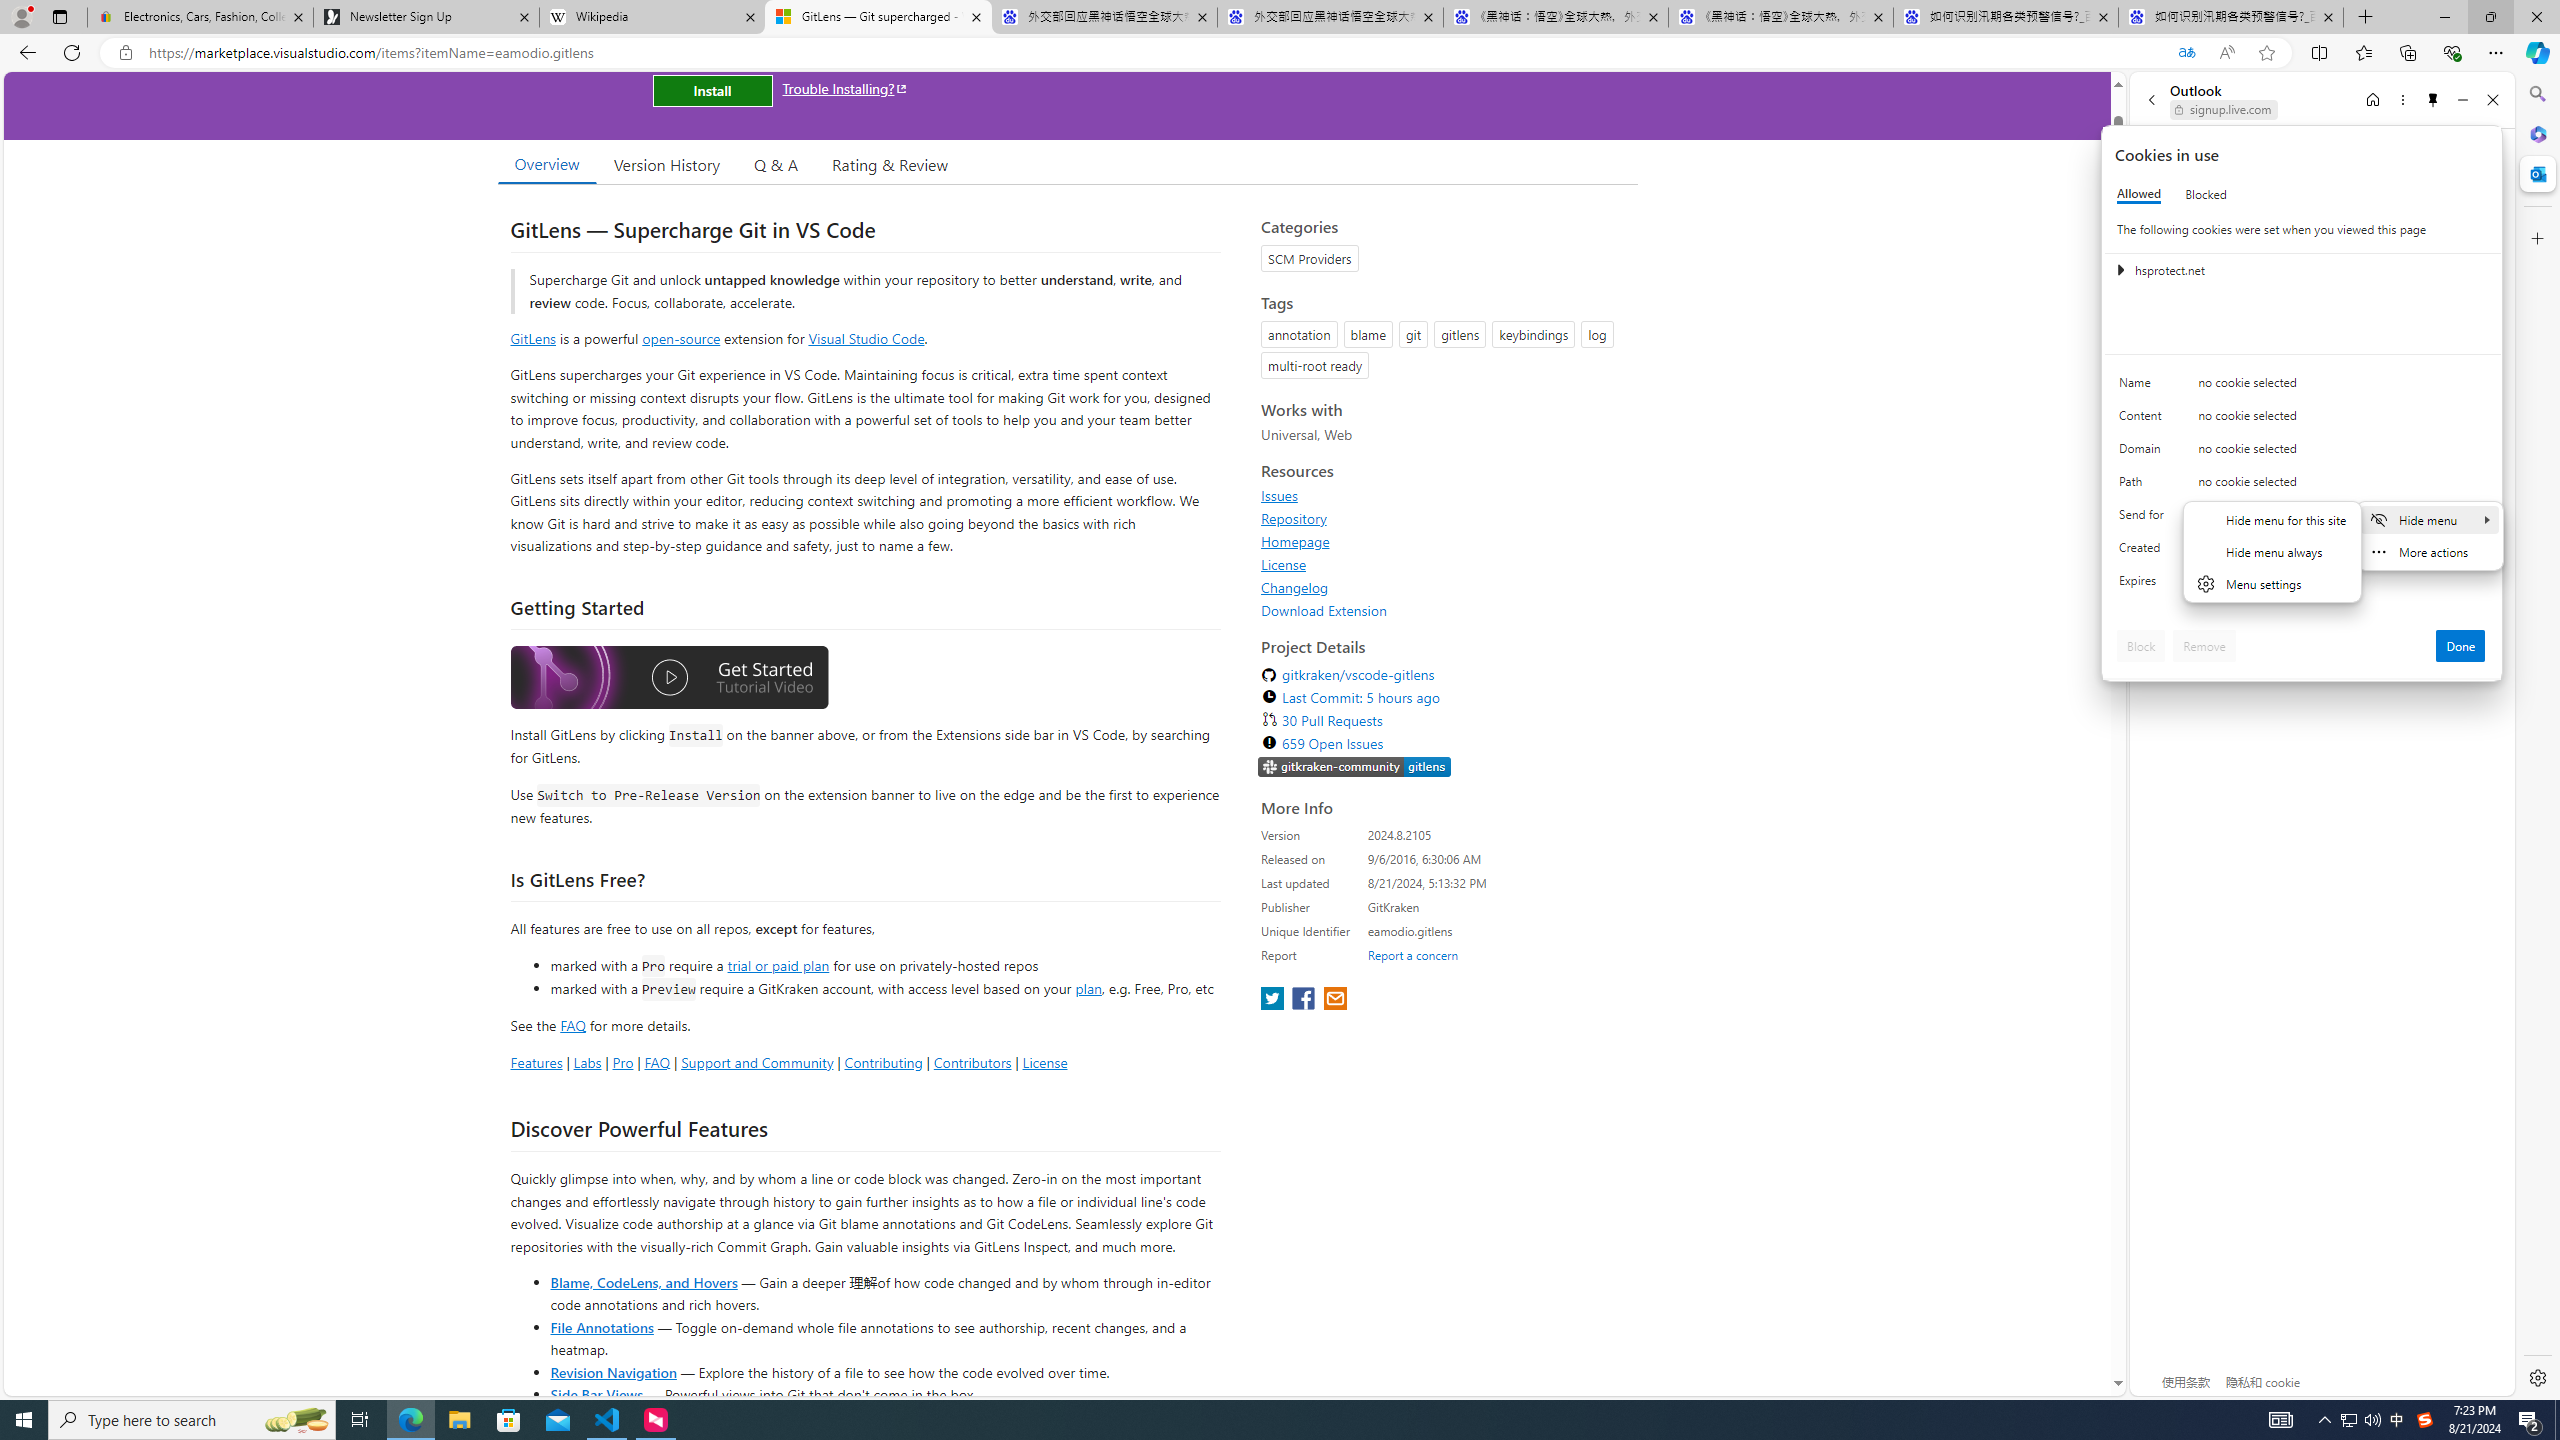  I want to click on 'Block', so click(2140, 646).